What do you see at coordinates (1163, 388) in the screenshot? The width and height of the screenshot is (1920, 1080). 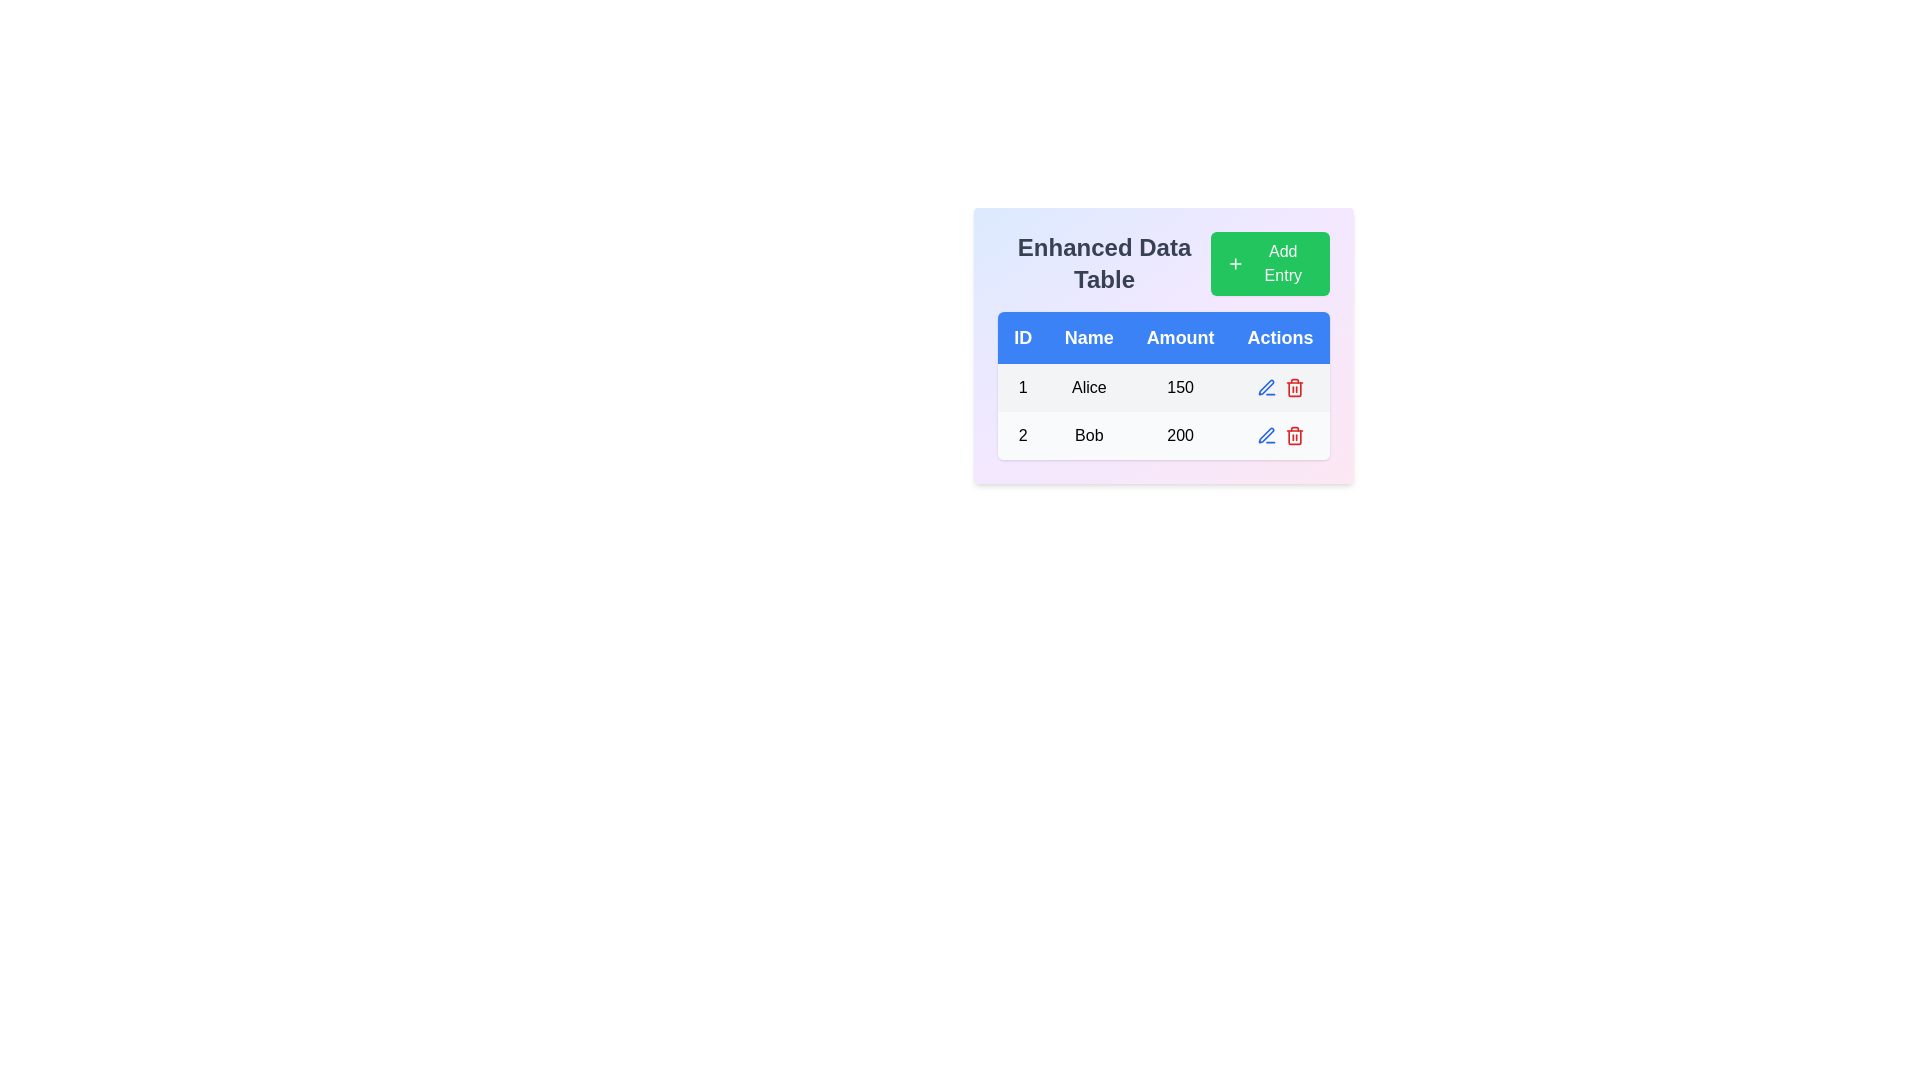 I see `text content of the first row in the data table, which includes ID '1', name 'Alice', and amount '150'` at bounding box center [1163, 388].